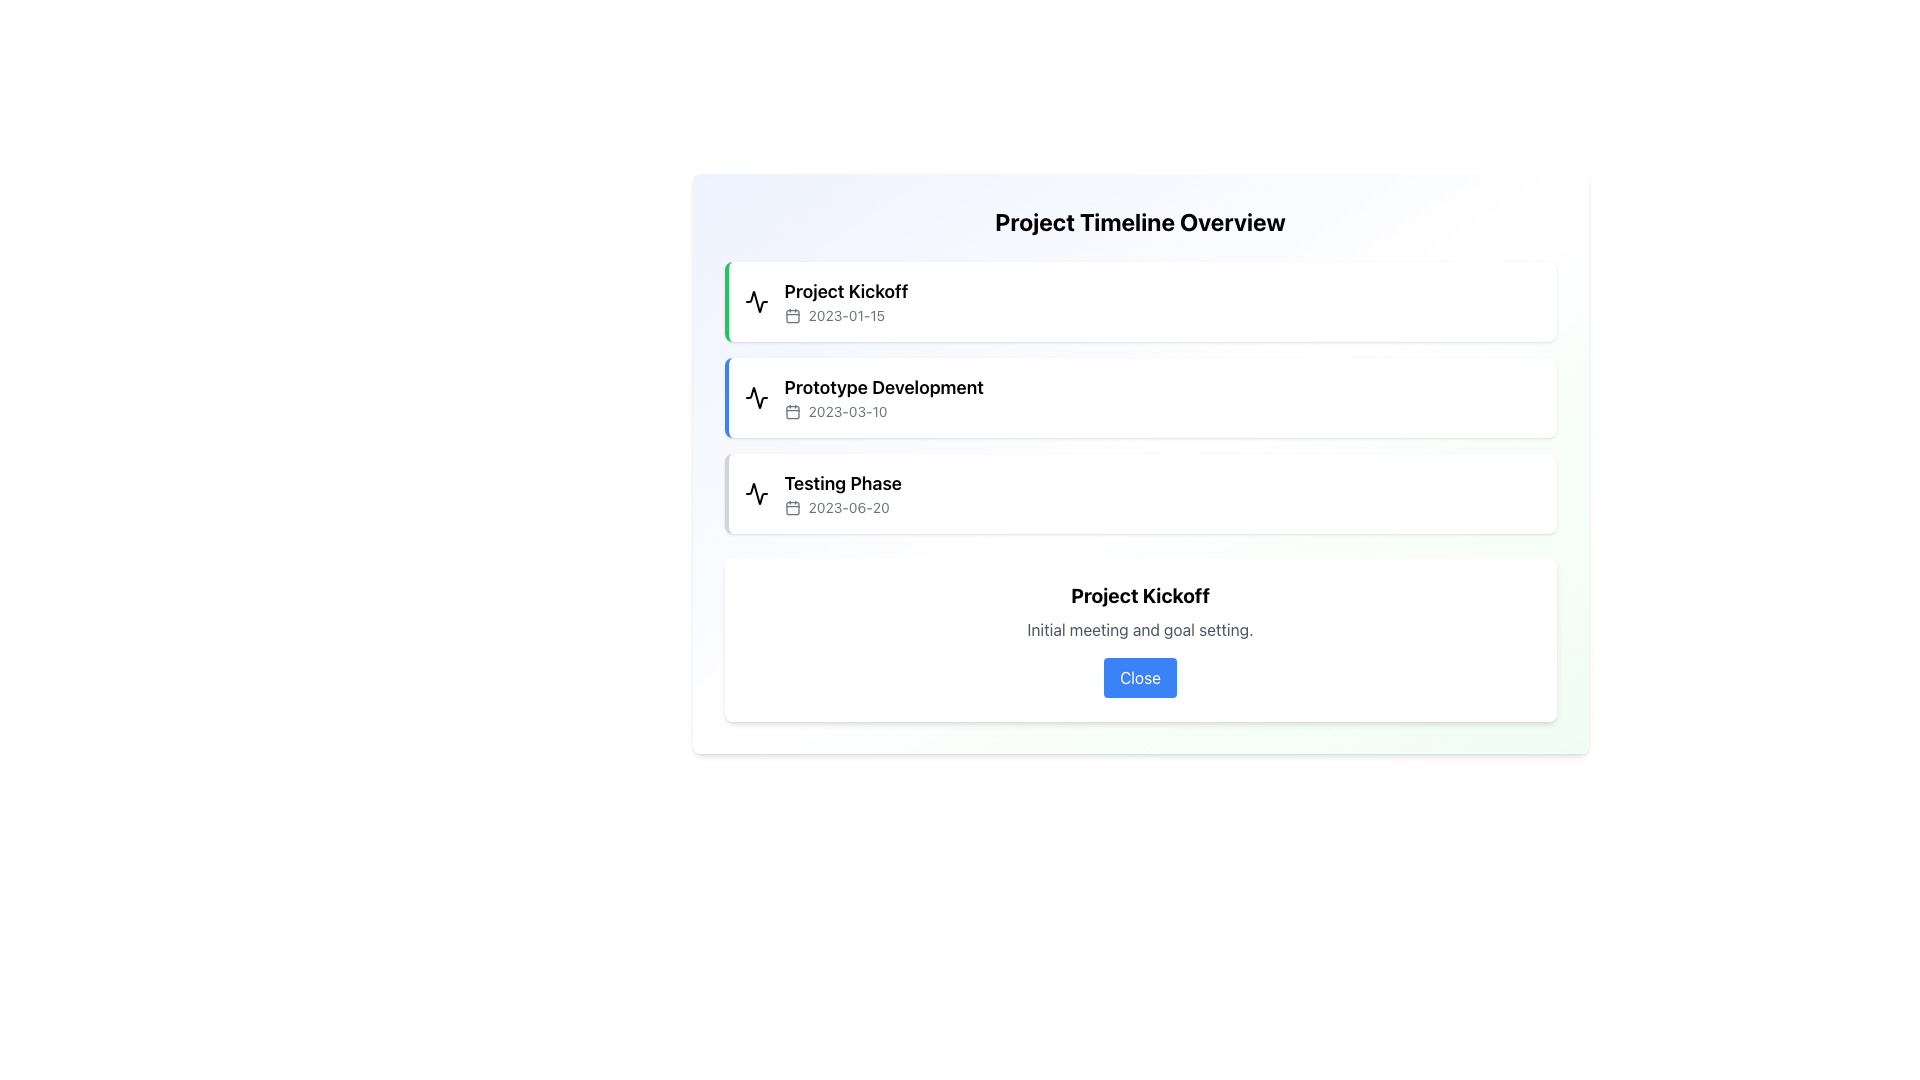 The height and width of the screenshot is (1080, 1920). I want to click on the first List item with event information titled 'Project Kickoff', so click(1140, 301).